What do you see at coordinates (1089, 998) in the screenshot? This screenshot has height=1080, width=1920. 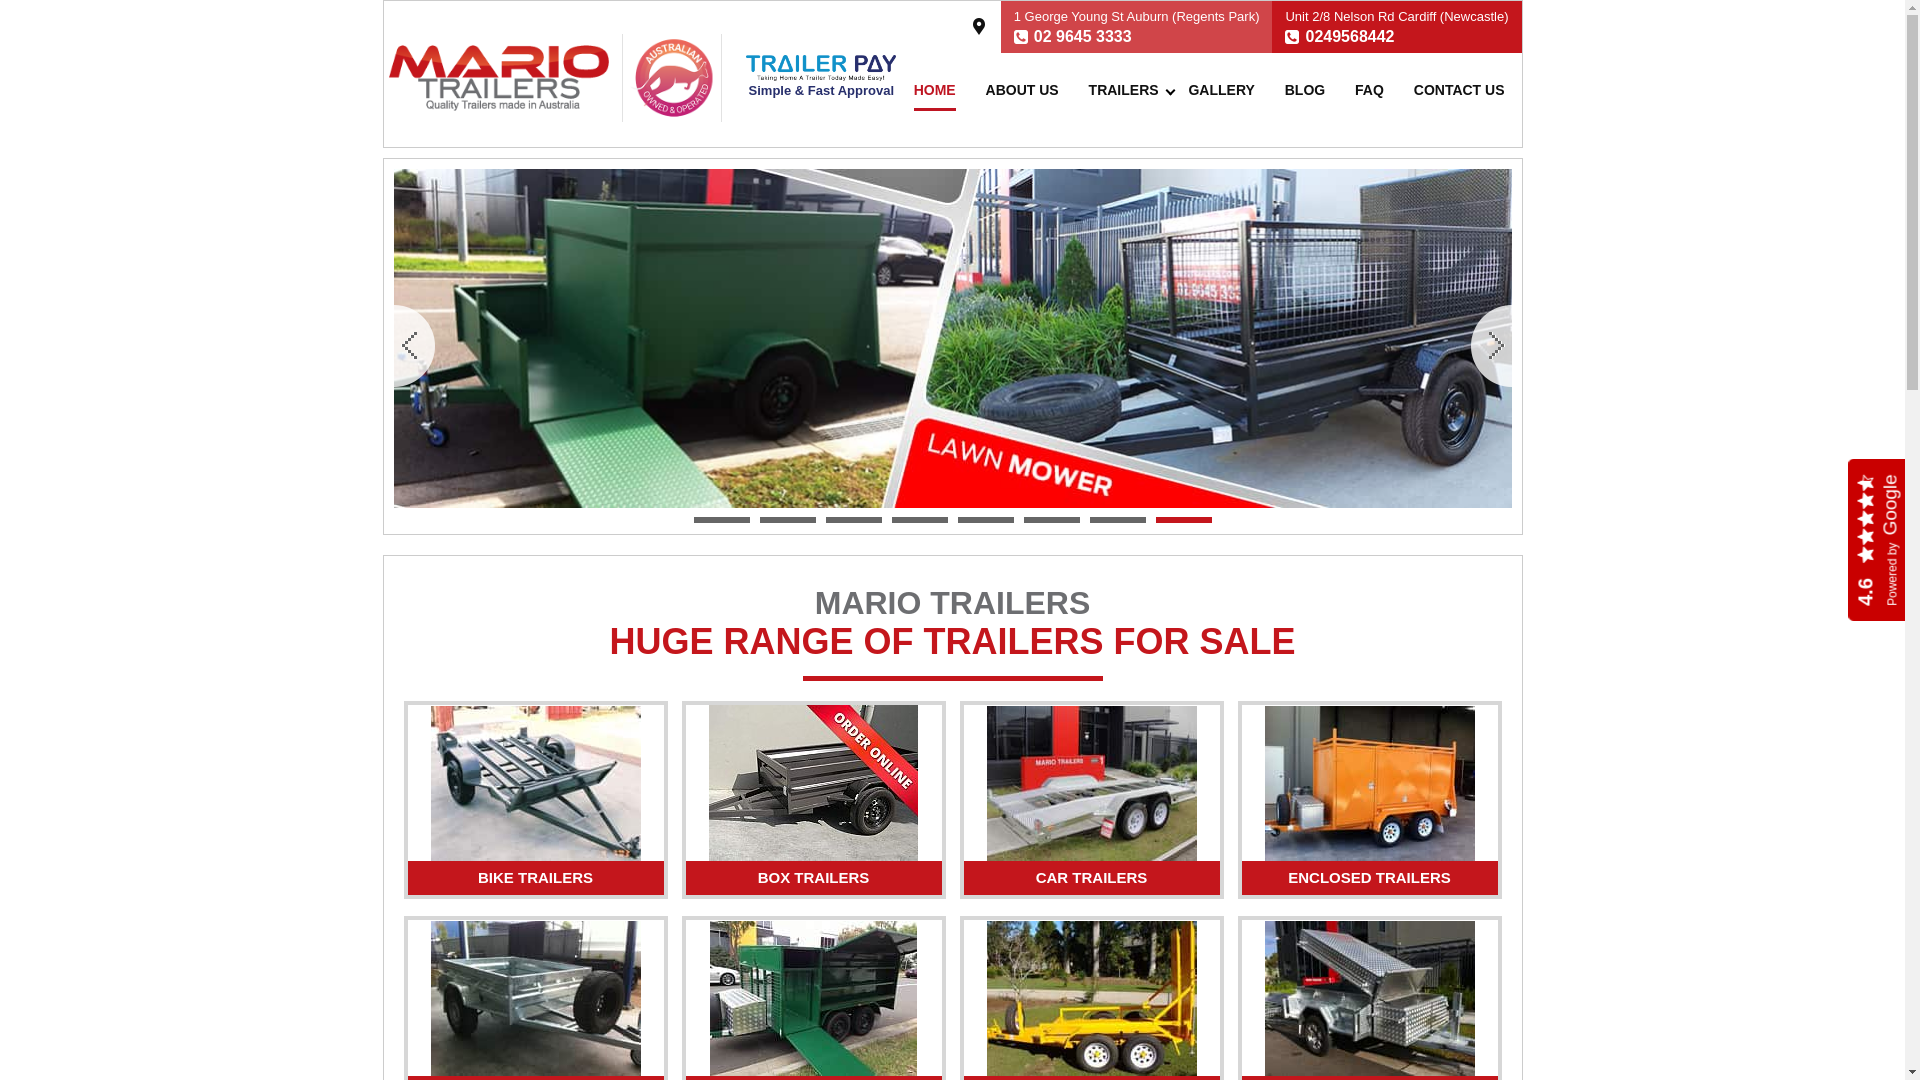 I see `'Machinery Trailers'` at bounding box center [1089, 998].